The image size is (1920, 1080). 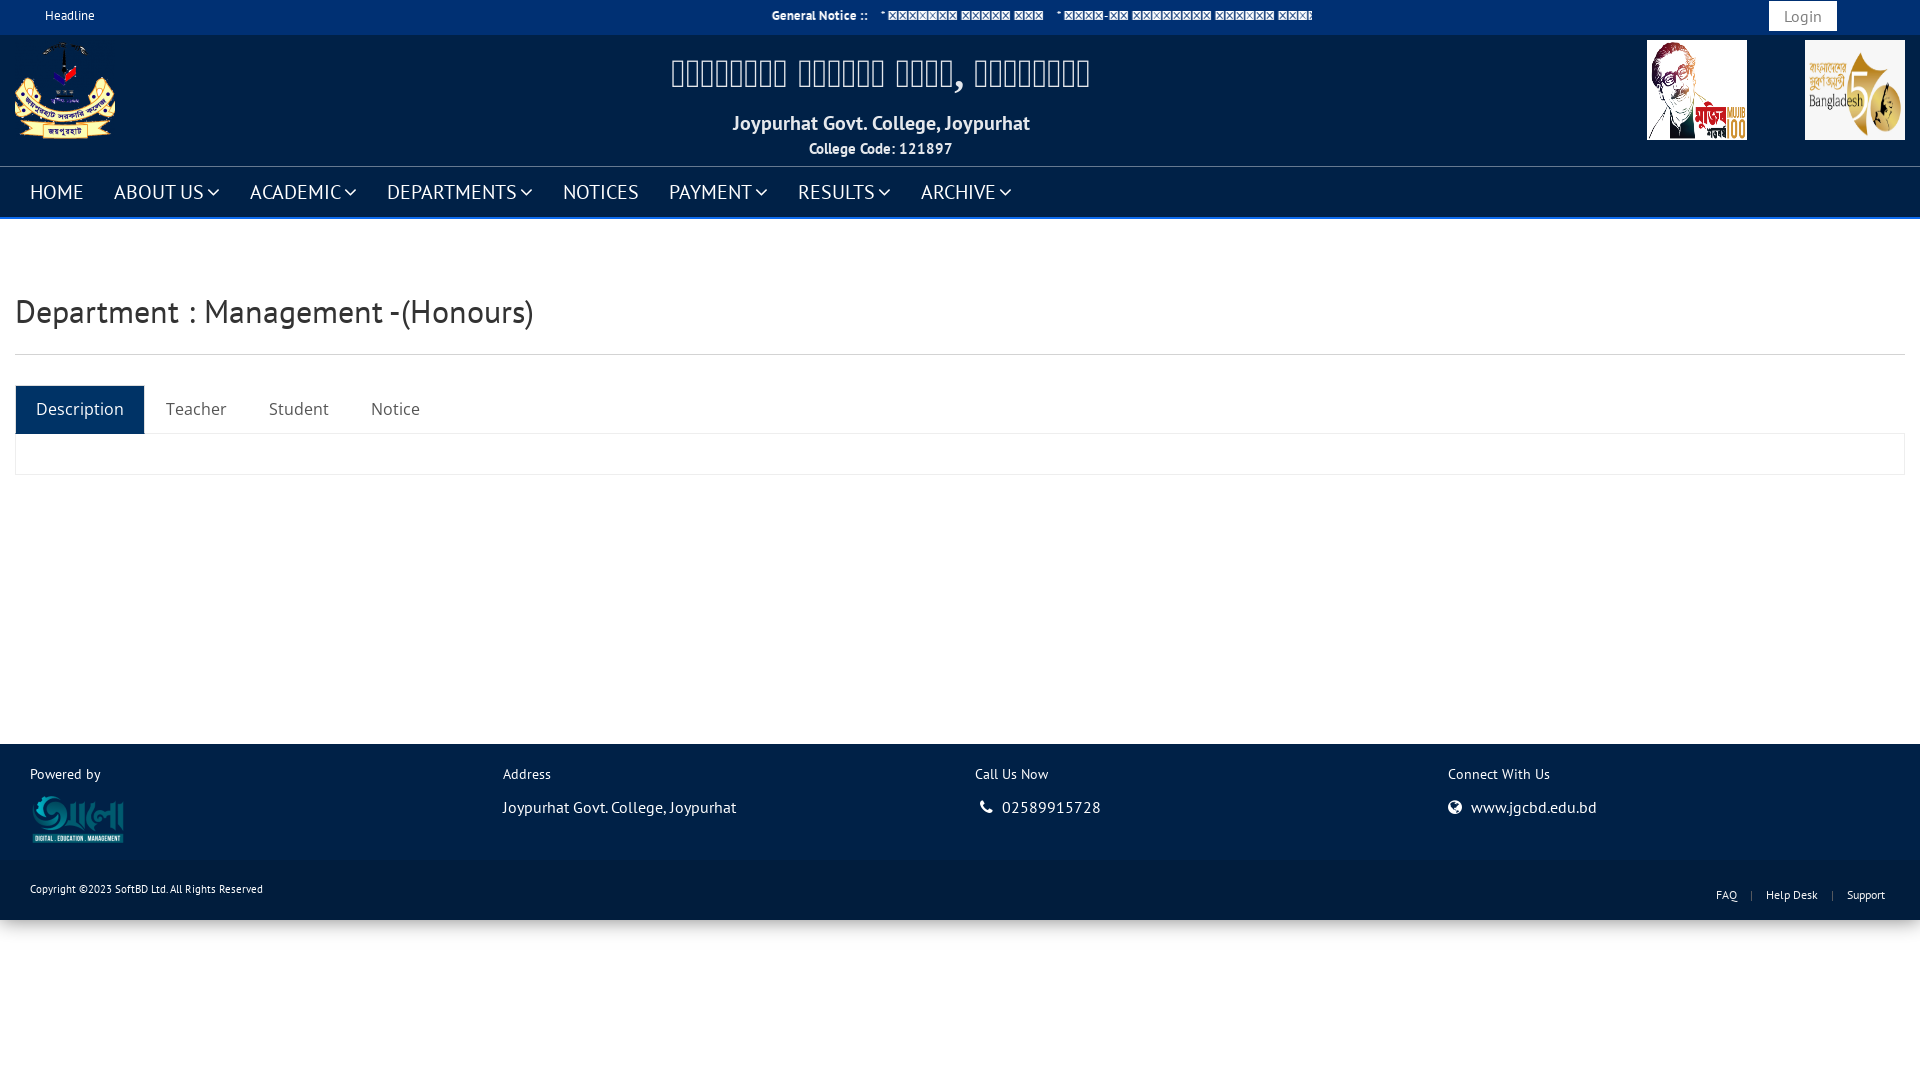 What do you see at coordinates (459, 191) in the screenshot?
I see `'DEPARTMENTS'` at bounding box center [459, 191].